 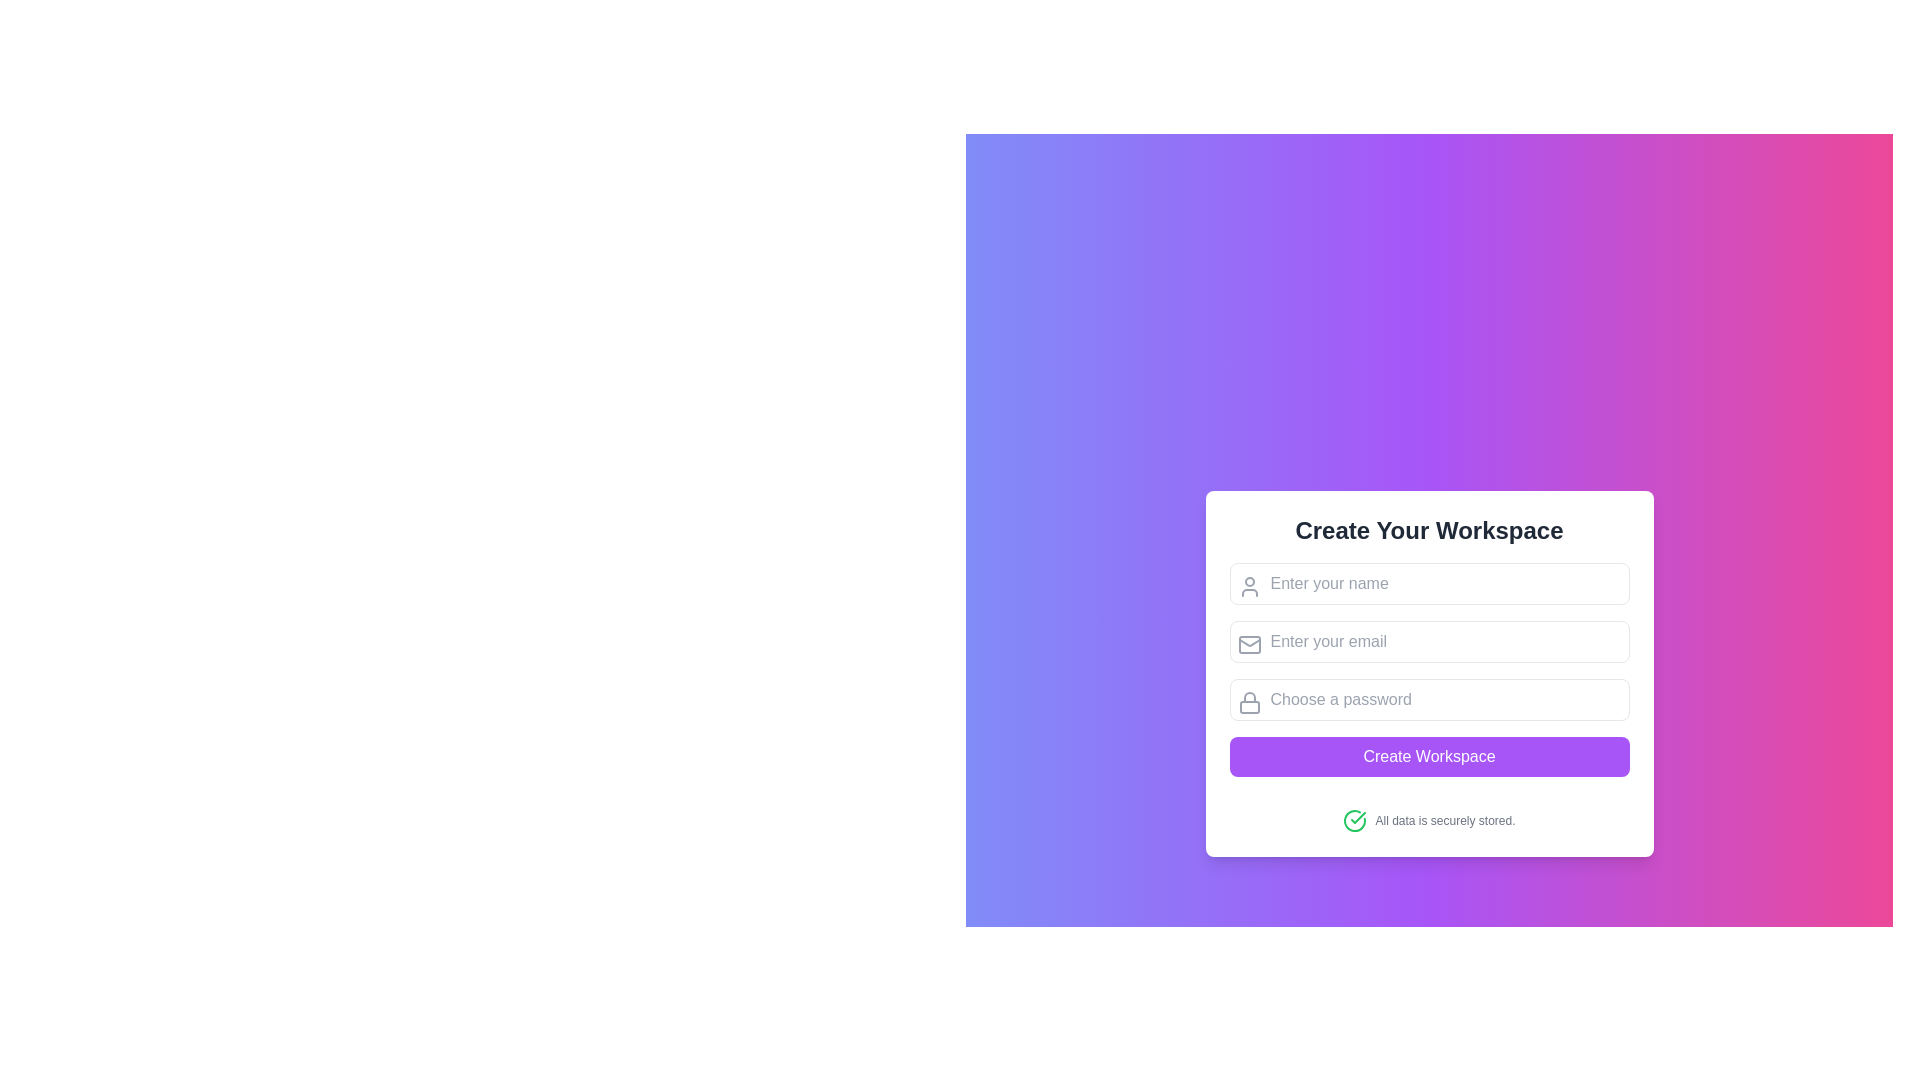 What do you see at coordinates (1445, 821) in the screenshot?
I see `text label that contains the phrase 'All data is securely stored.' which is styled with a small font size and gray color, located at the bottom of the card next to a green checkmark icon` at bounding box center [1445, 821].